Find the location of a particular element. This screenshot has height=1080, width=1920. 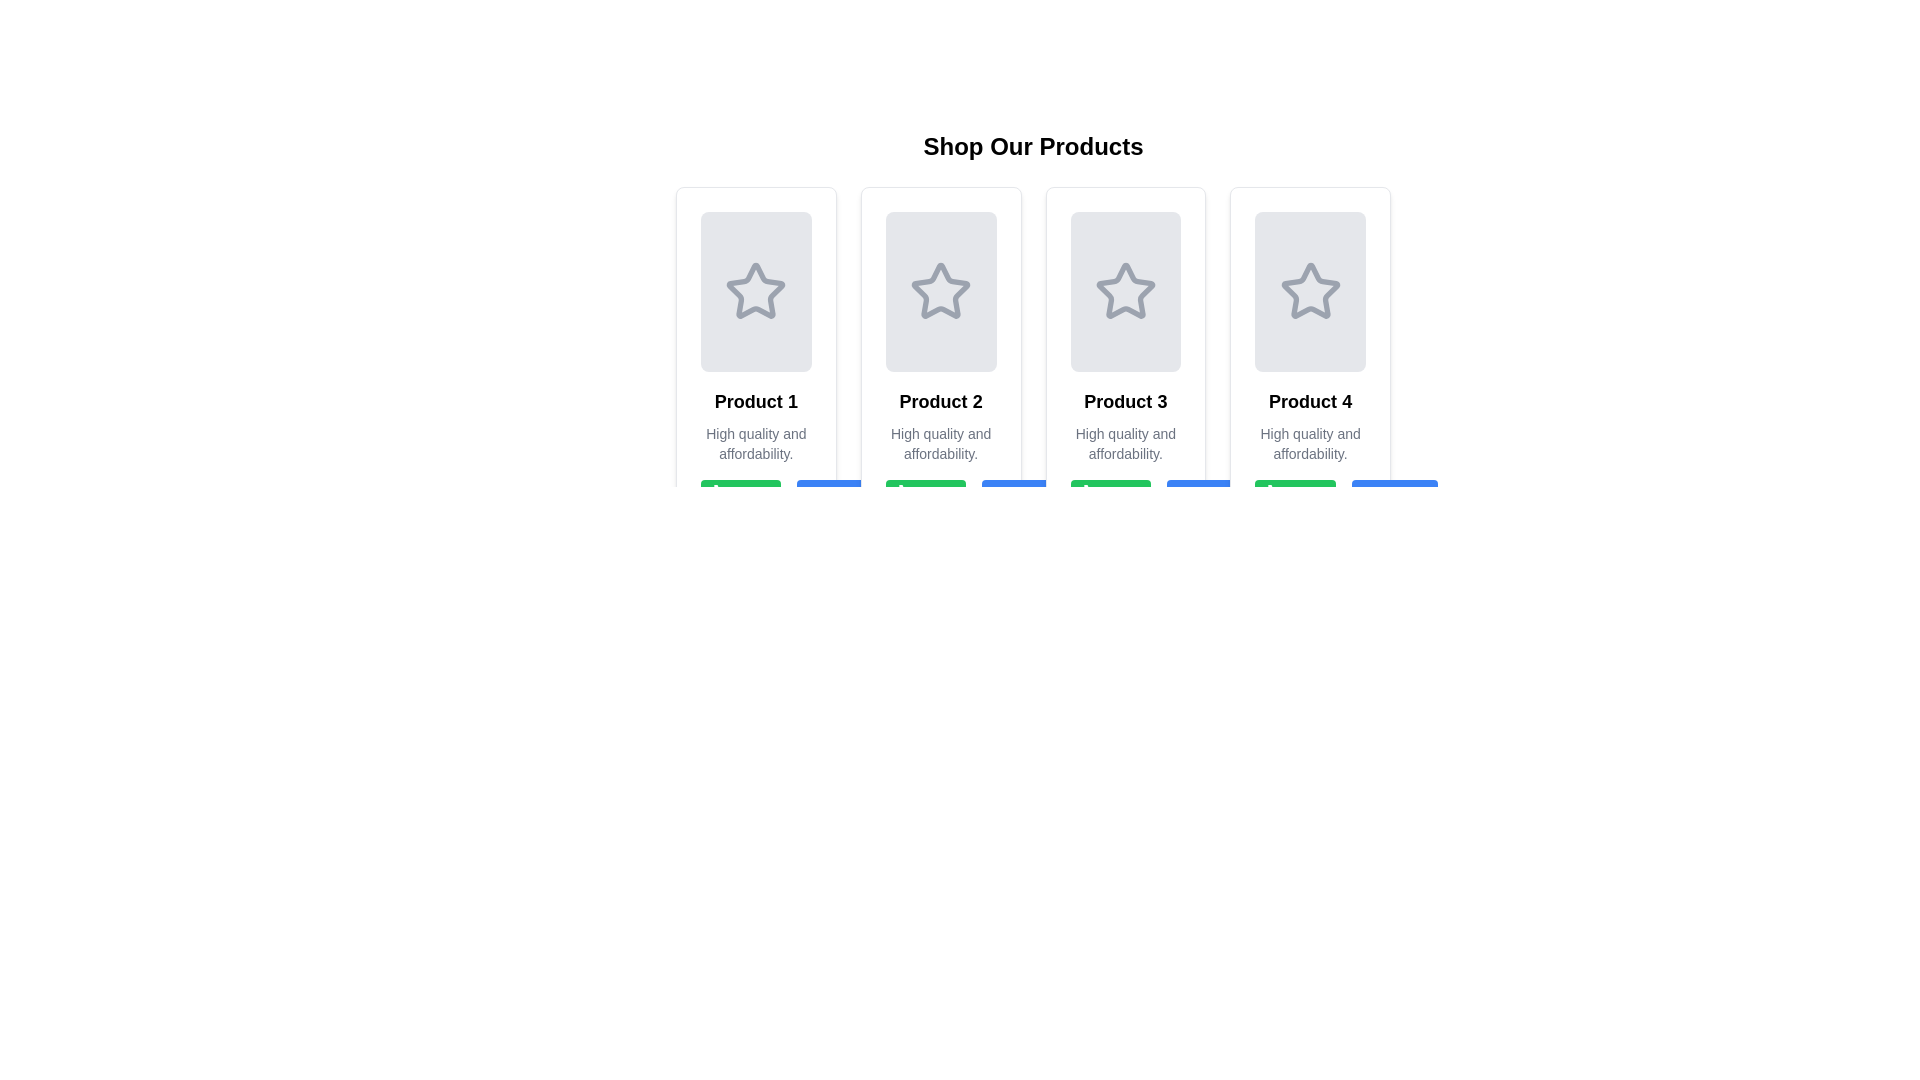

the heart icon located at the bottom of the 'Product 4' card is located at coordinates (1293, 495).